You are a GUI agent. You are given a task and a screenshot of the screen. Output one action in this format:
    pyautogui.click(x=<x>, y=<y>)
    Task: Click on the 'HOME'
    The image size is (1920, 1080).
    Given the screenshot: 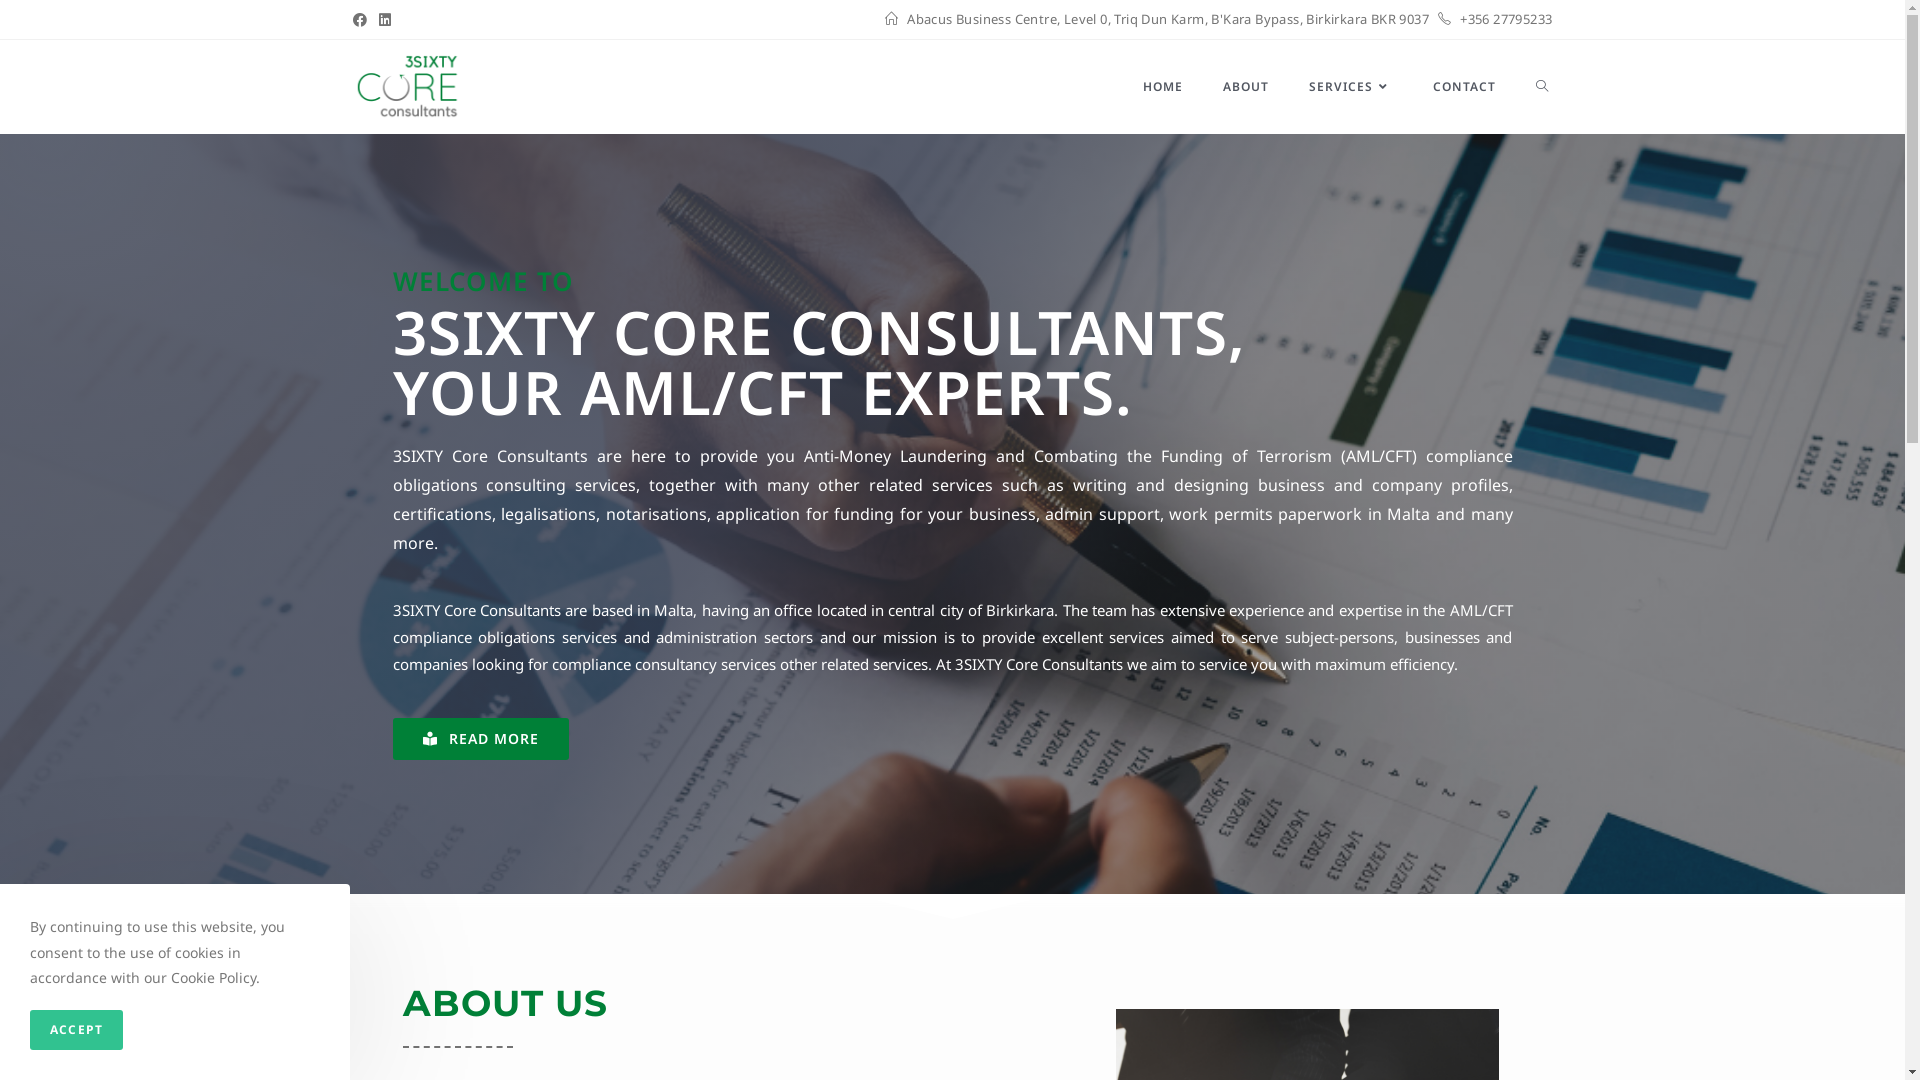 What is the action you would take?
    pyautogui.click(x=1161, y=86)
    